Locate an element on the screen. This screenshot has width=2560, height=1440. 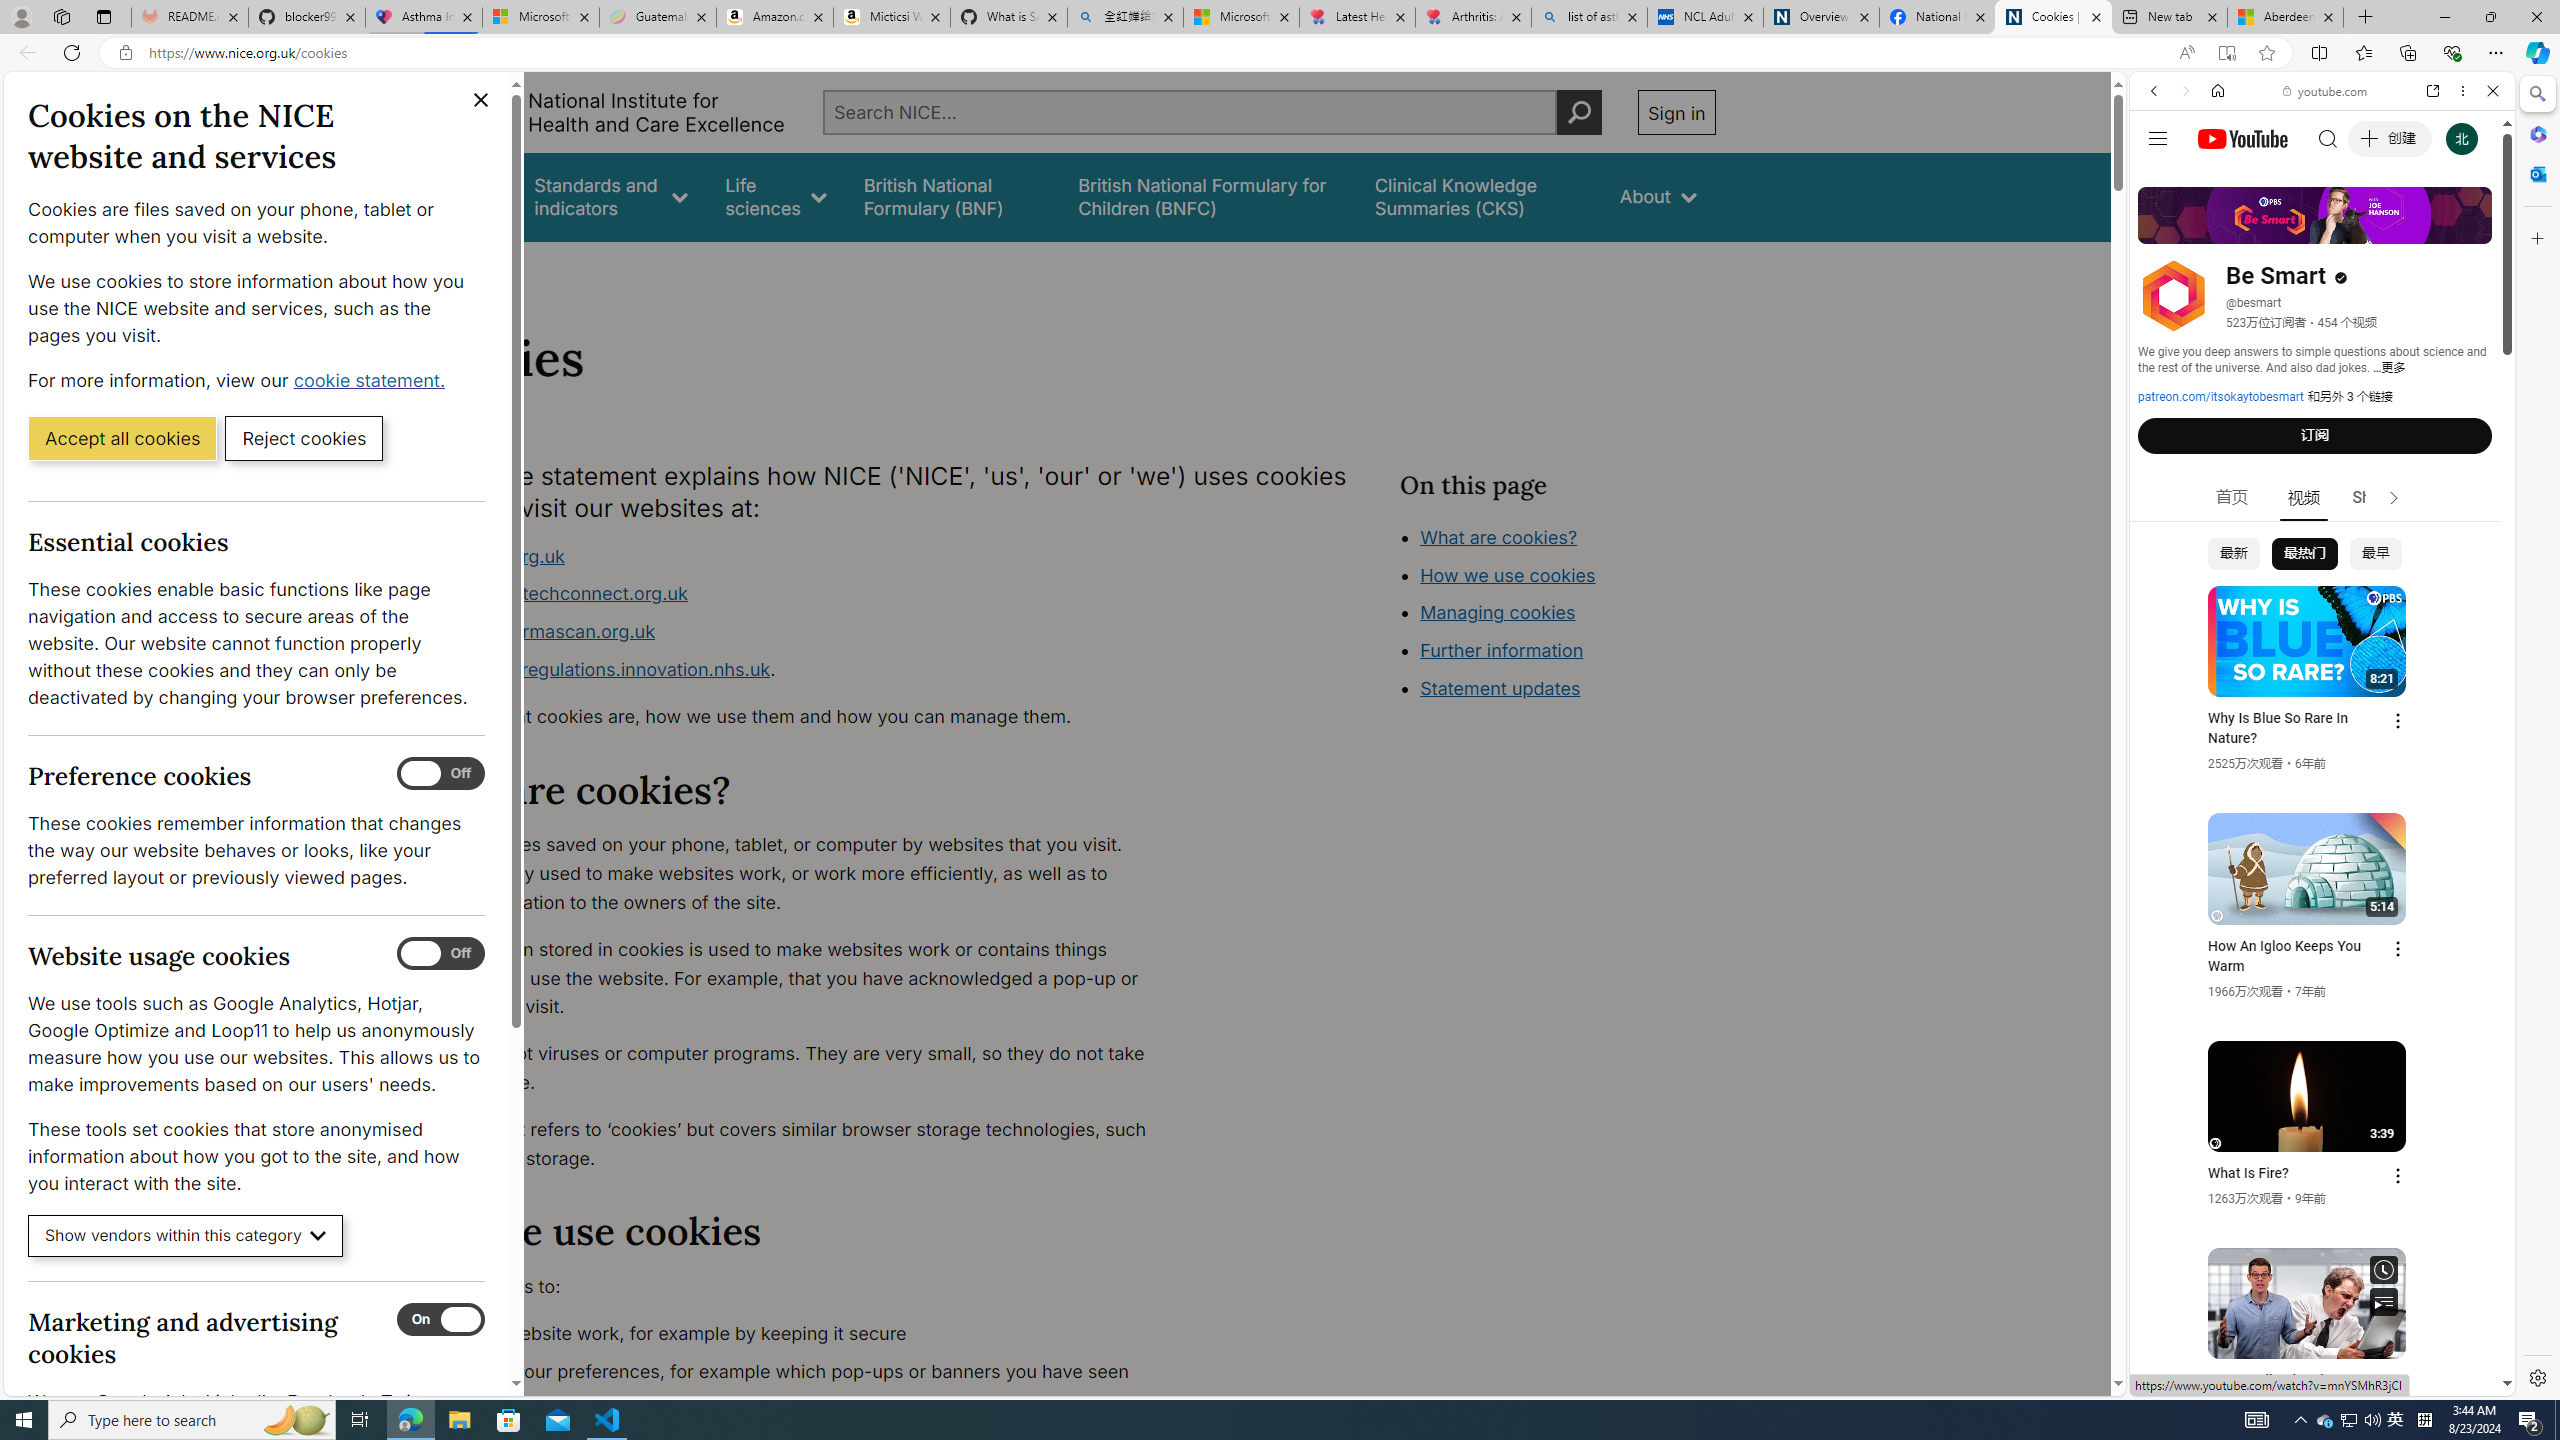
'cookie statement. (Opens in a new window)' is located at coordinates (371, 379).